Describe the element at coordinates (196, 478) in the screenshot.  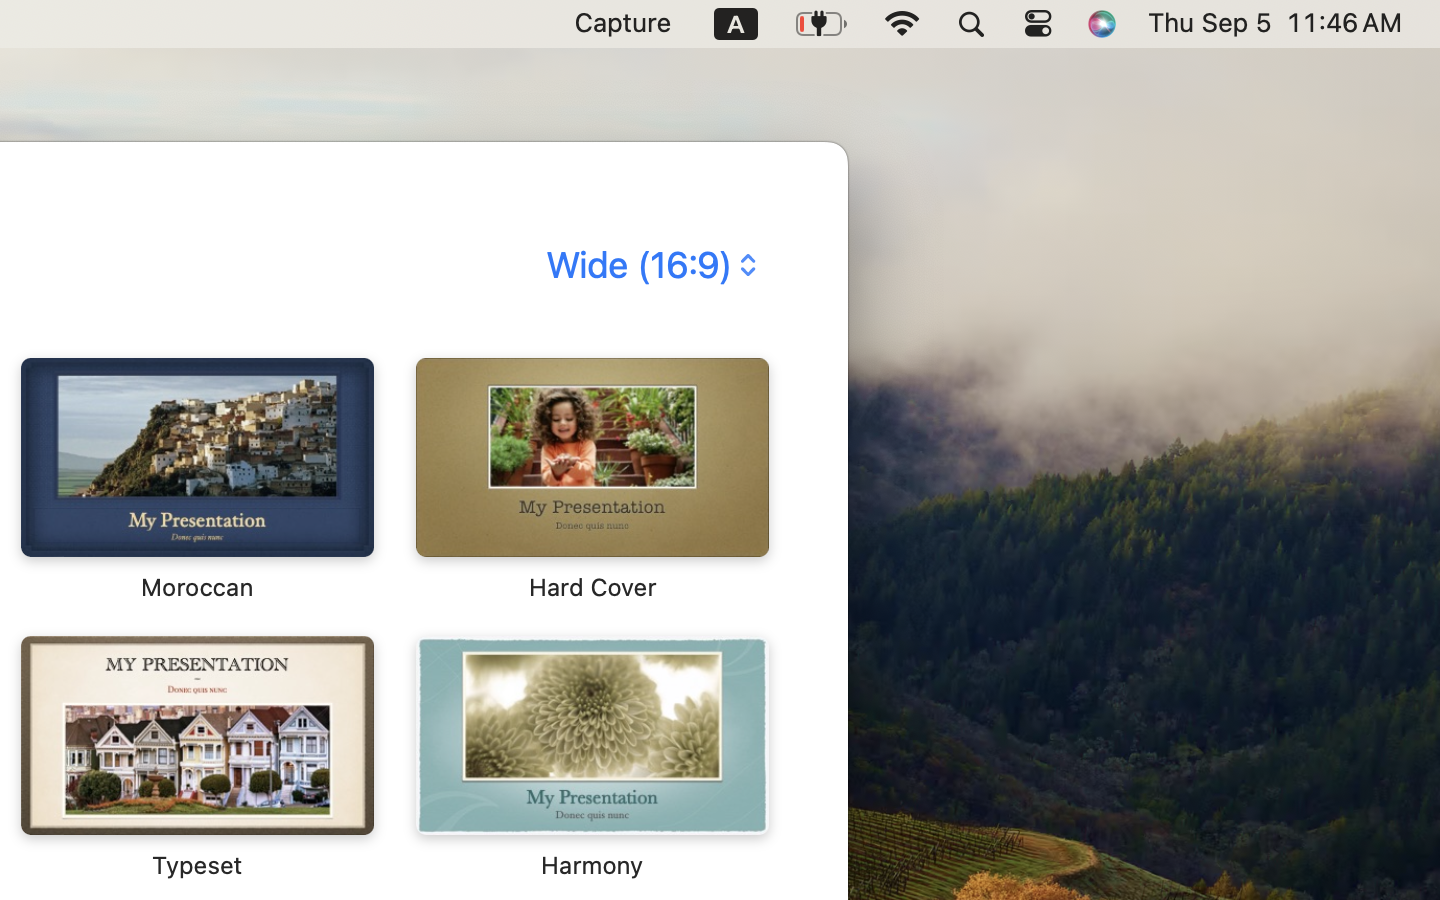
I see `'‎⁨Moroccan⁩'` at that location.